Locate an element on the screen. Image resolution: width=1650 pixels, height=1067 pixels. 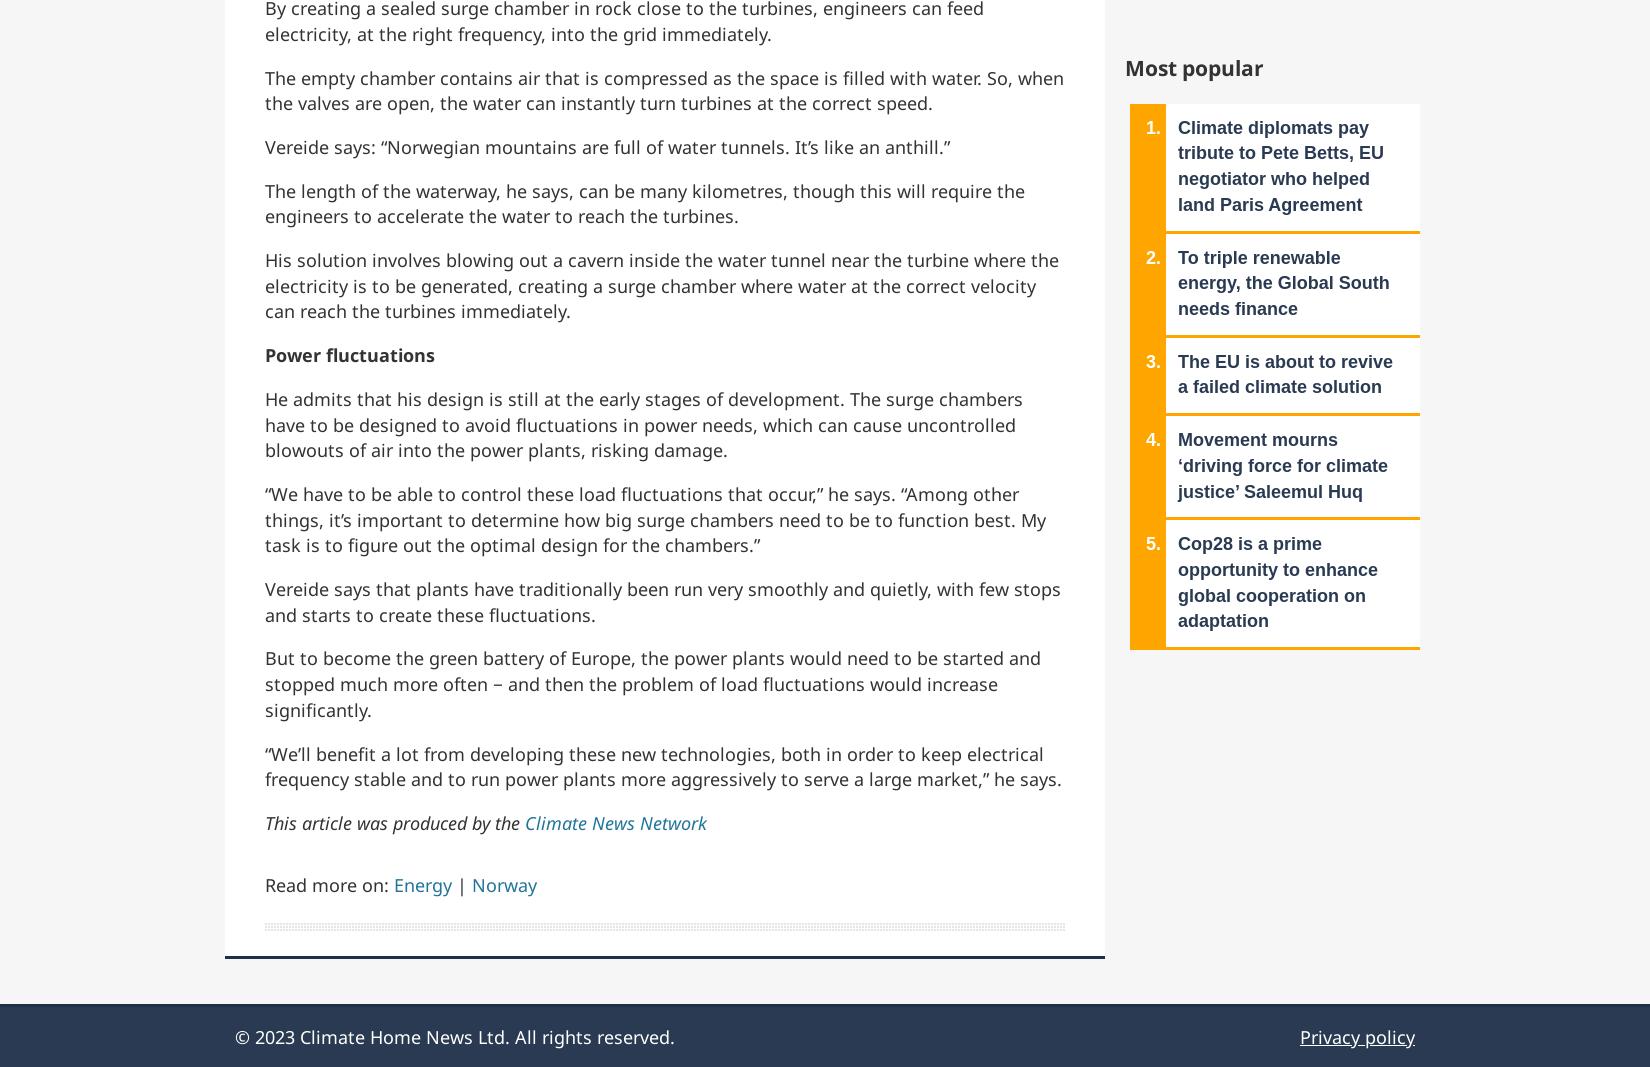
'Climate News Network' is located at coordinates (614, 821).